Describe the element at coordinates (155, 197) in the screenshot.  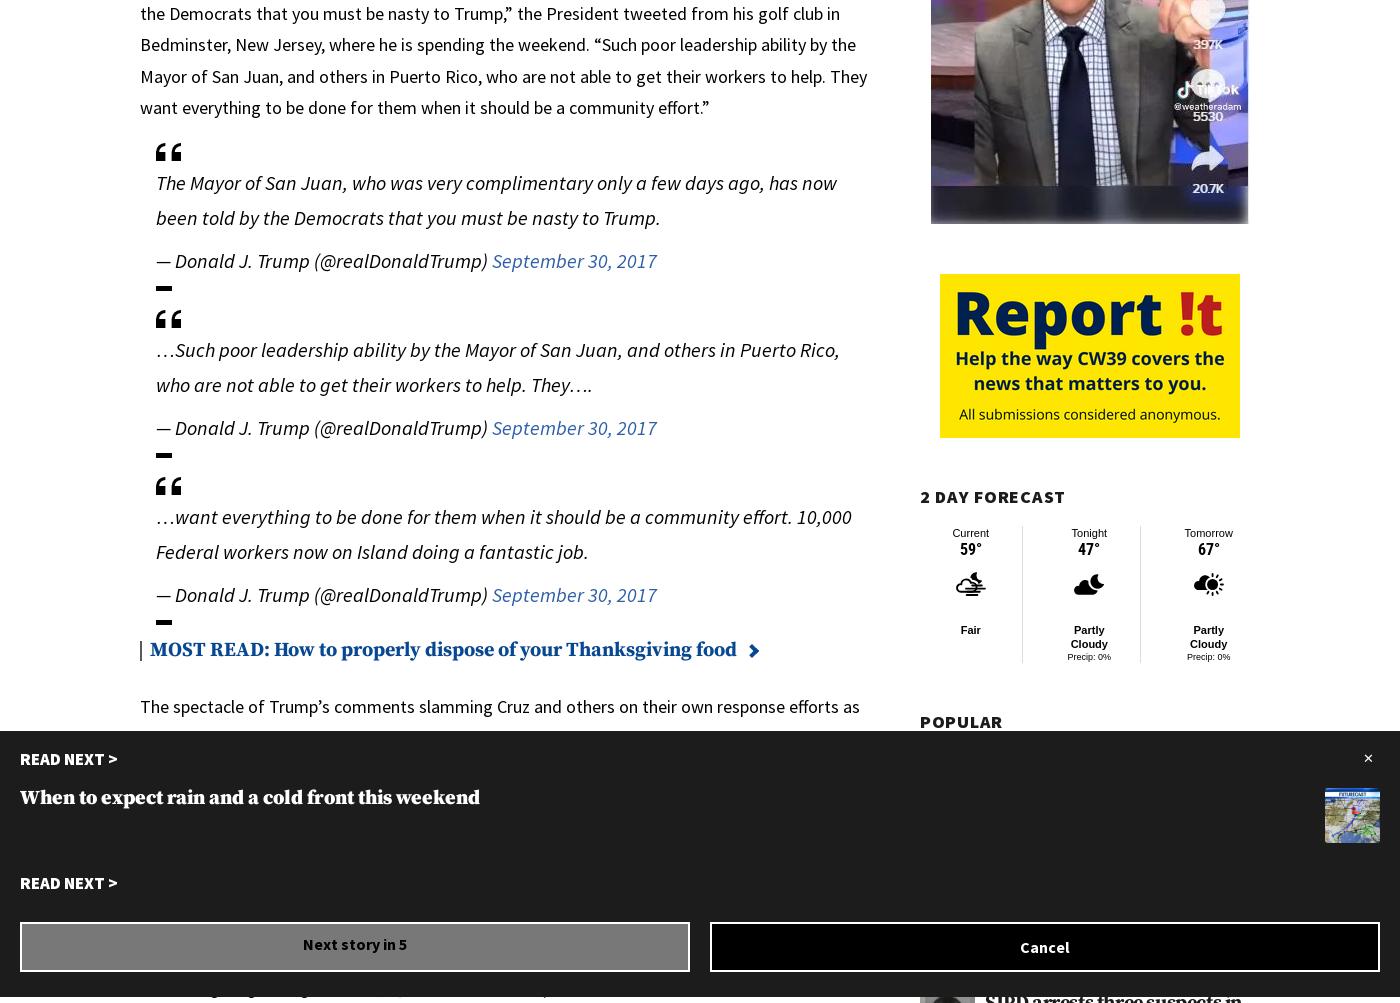
I see `'The Mayor of San Juan, who was very complimentary only a few days ago, has now been told by the Democrats that you must be nasty to Trump.'` at that location.